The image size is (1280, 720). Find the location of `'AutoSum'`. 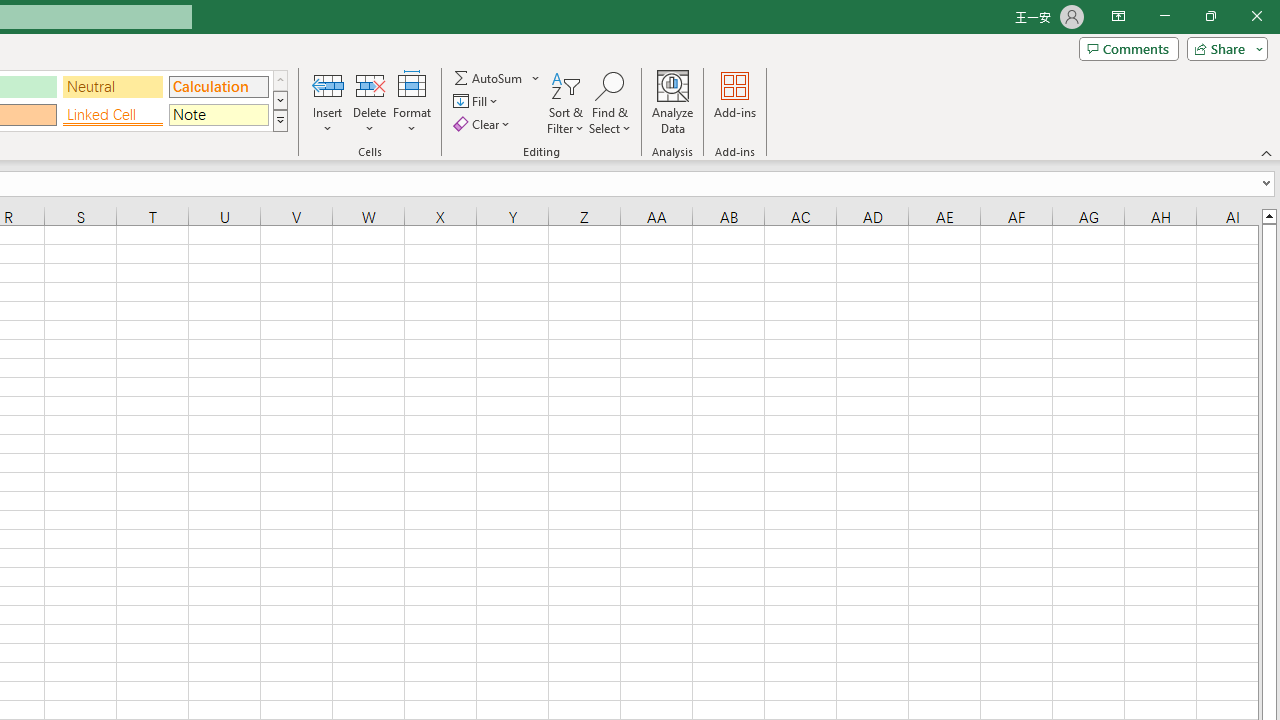

'AutoSum' is located at coordinates (497, 77).